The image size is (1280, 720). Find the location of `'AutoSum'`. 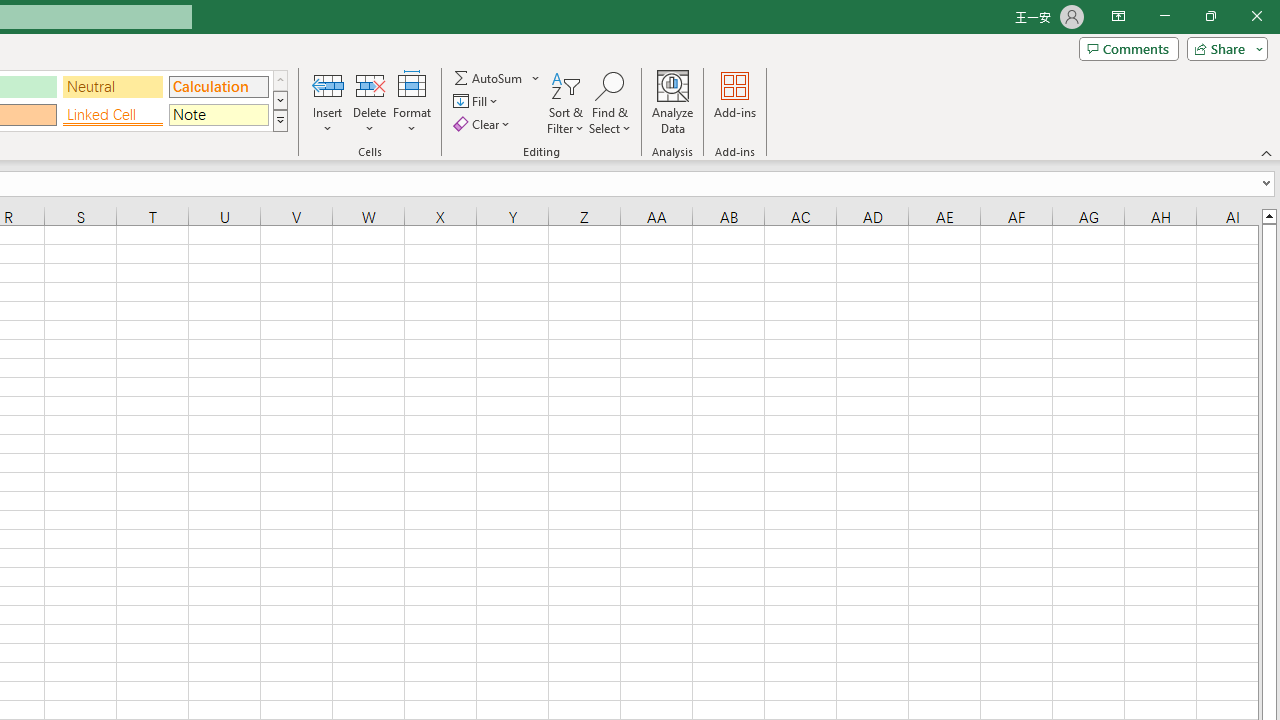

'AutoSum' is located at coordinates (497, 77).